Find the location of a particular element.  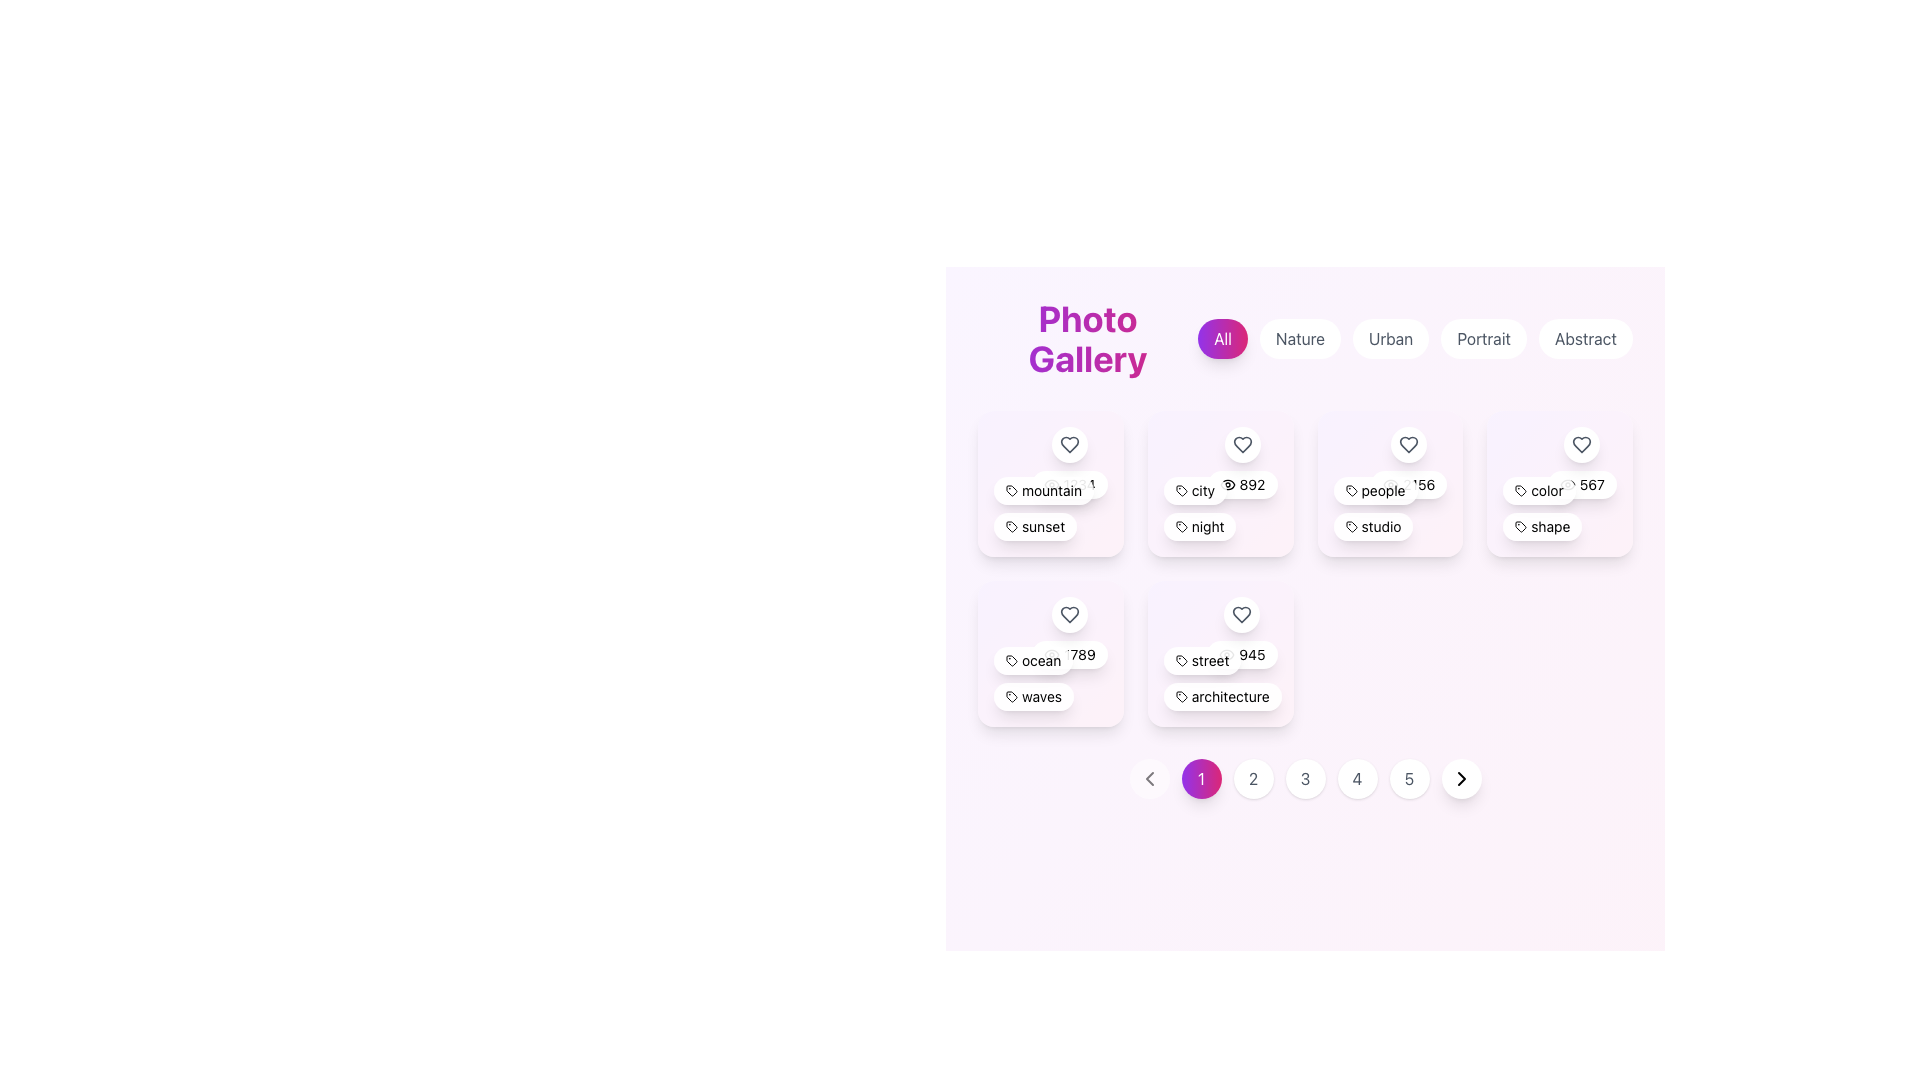

the text label that categorizes the card with the tags 'city' and 'night', located at the bottom center of the second card in the first row of the card grid layout is located at coordinates (1219, 507).